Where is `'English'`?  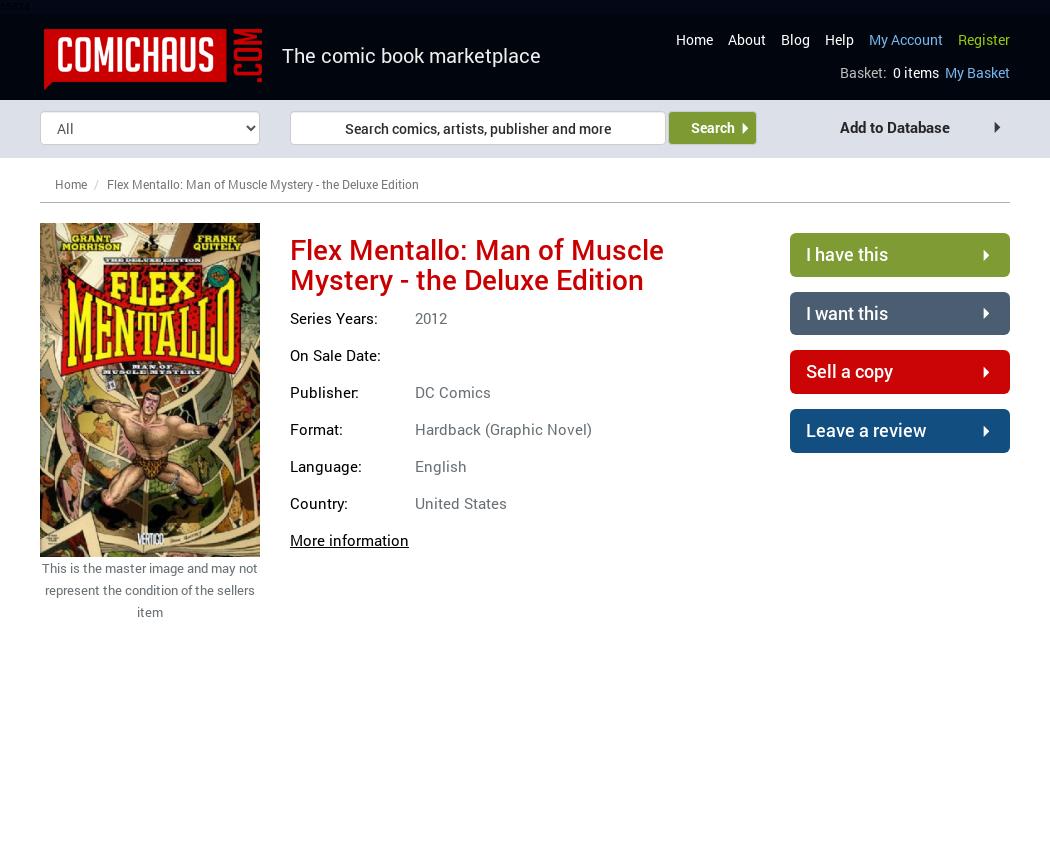 'English' is located at coordinates (440, 465).